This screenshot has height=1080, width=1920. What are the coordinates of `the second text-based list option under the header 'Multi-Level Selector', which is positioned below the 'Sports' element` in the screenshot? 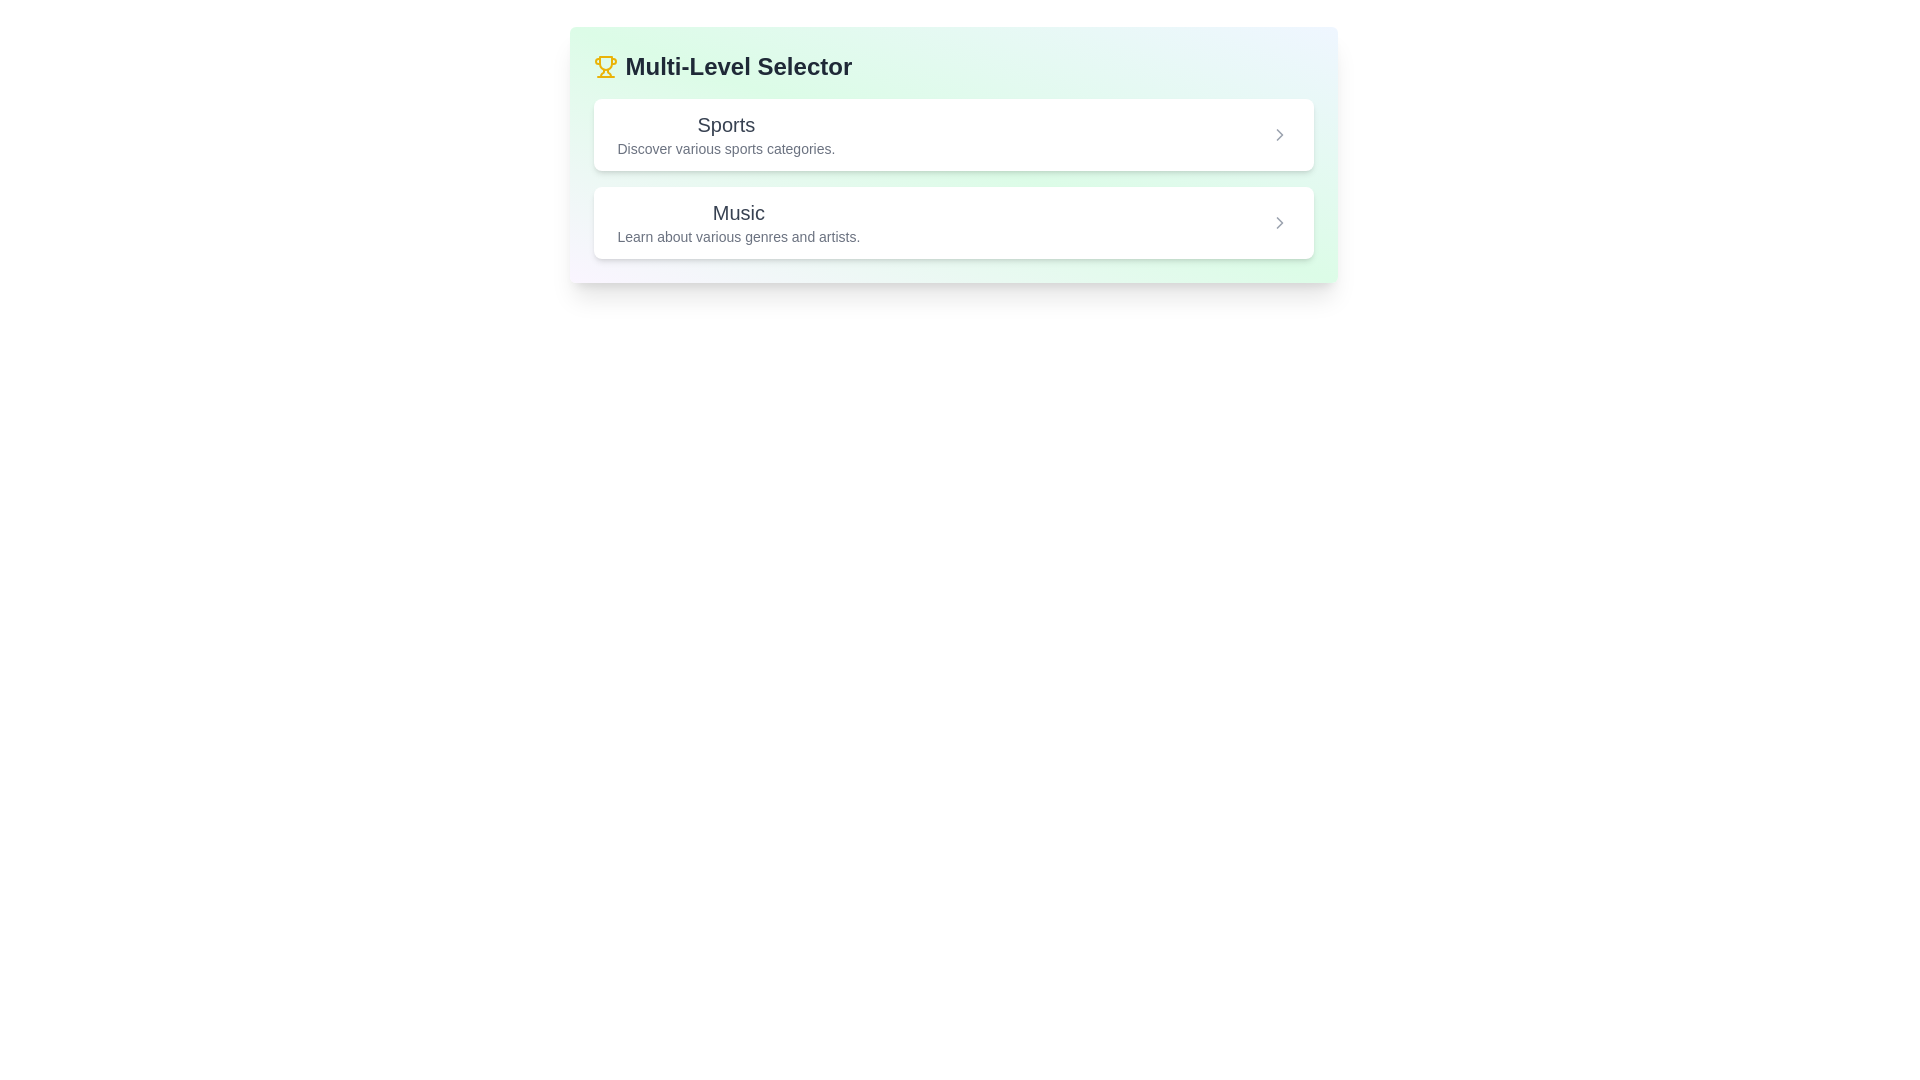 It's located at (737, 223).